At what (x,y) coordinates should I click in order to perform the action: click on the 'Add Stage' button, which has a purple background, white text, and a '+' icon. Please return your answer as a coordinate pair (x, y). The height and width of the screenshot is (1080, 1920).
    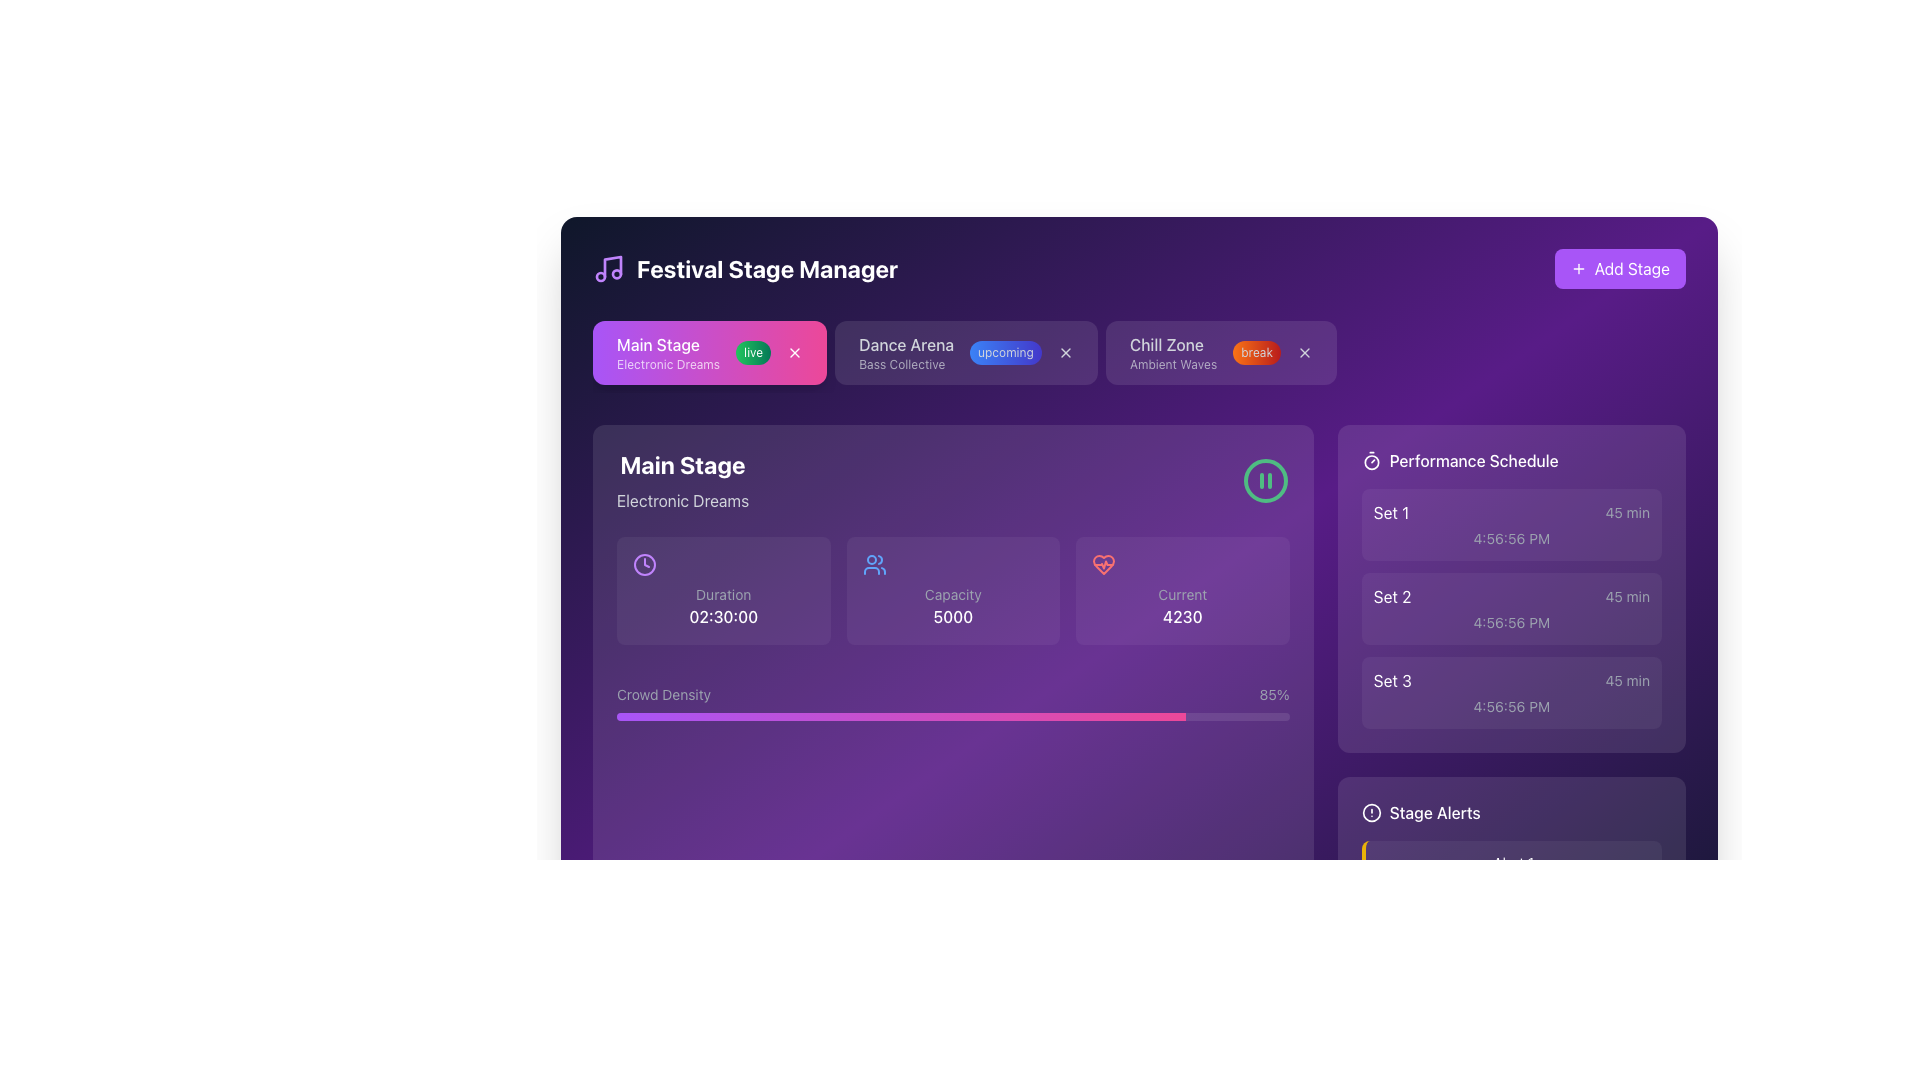
    Looking at the image, I should click on (1620, 268).